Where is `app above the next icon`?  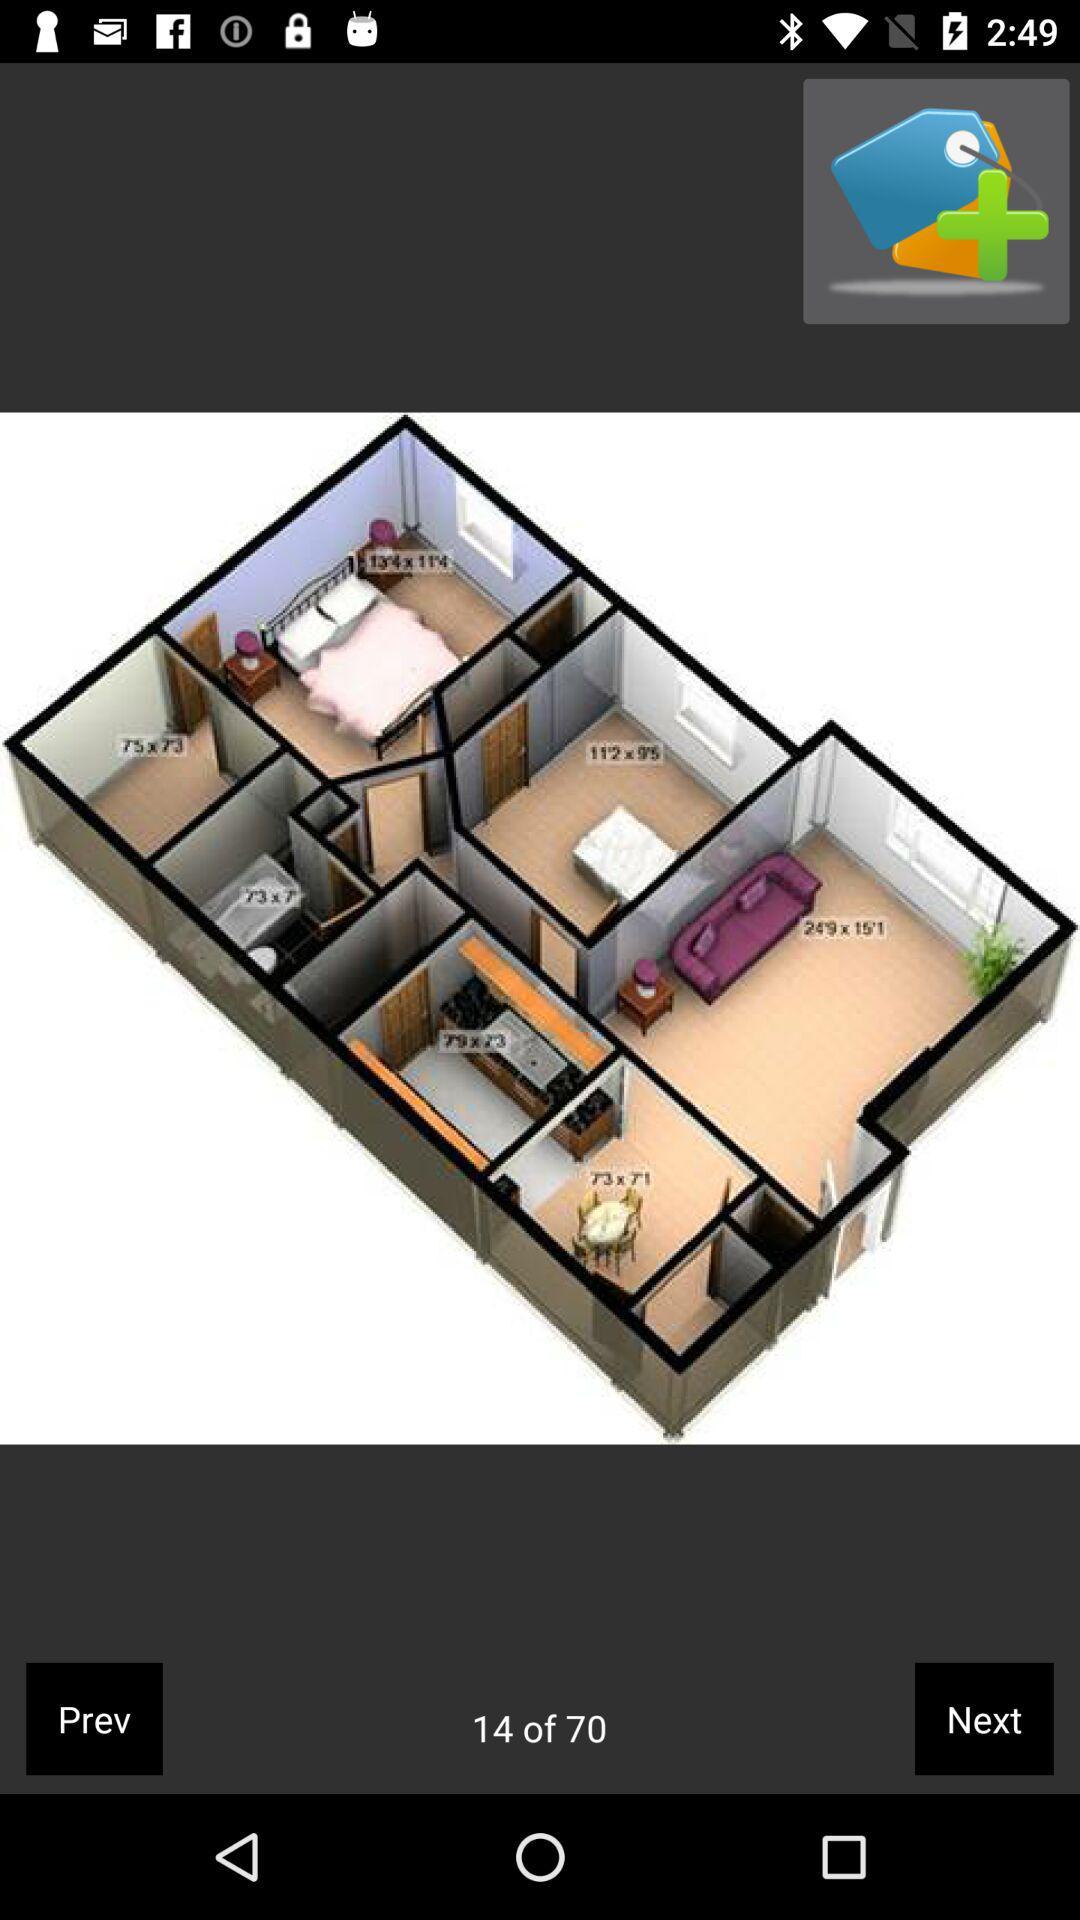
app above the next icon is located at coordinates (936, 201).